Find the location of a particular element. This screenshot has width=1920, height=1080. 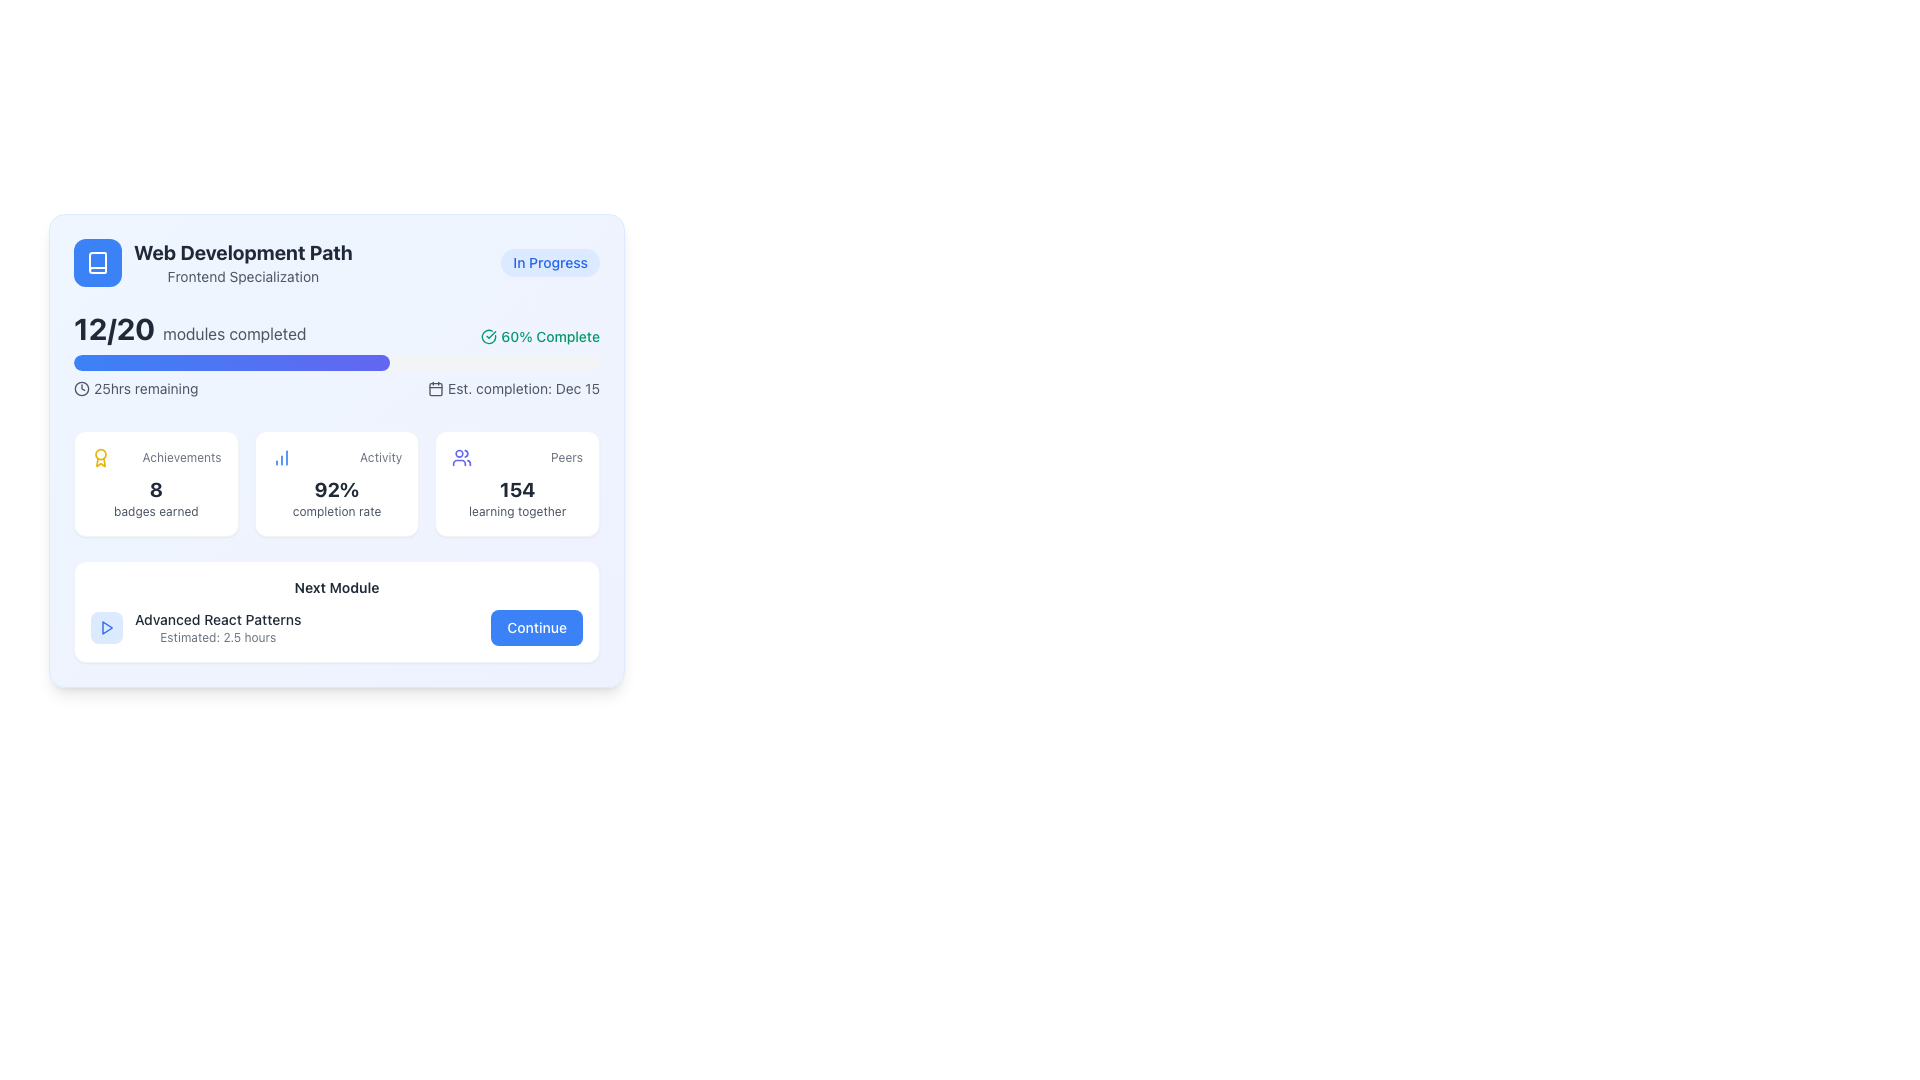

the icon styled with a white outline and a book symbol on a blue circular background located in the top left corner of the interface is located at coordinates (96, 261).